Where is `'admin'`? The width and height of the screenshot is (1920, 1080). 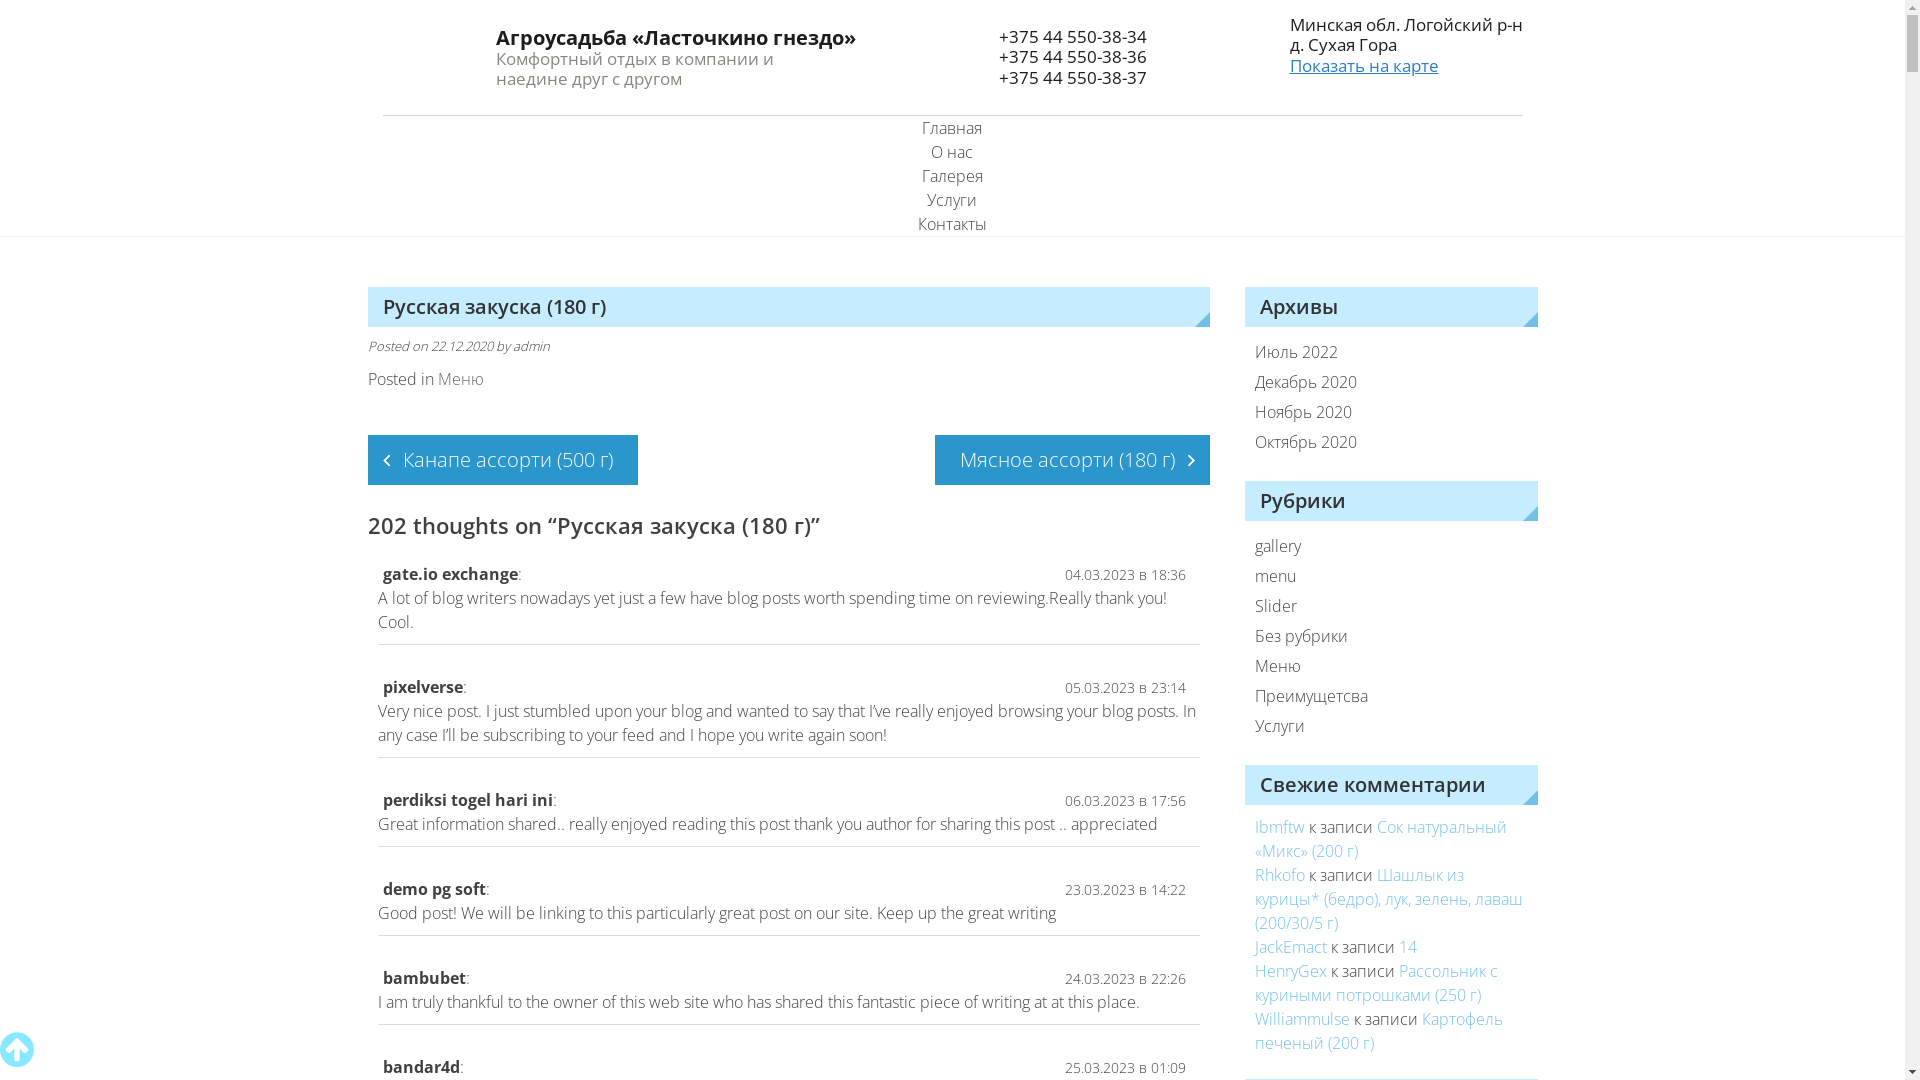
'admin' is located at coordinates (530, 345).